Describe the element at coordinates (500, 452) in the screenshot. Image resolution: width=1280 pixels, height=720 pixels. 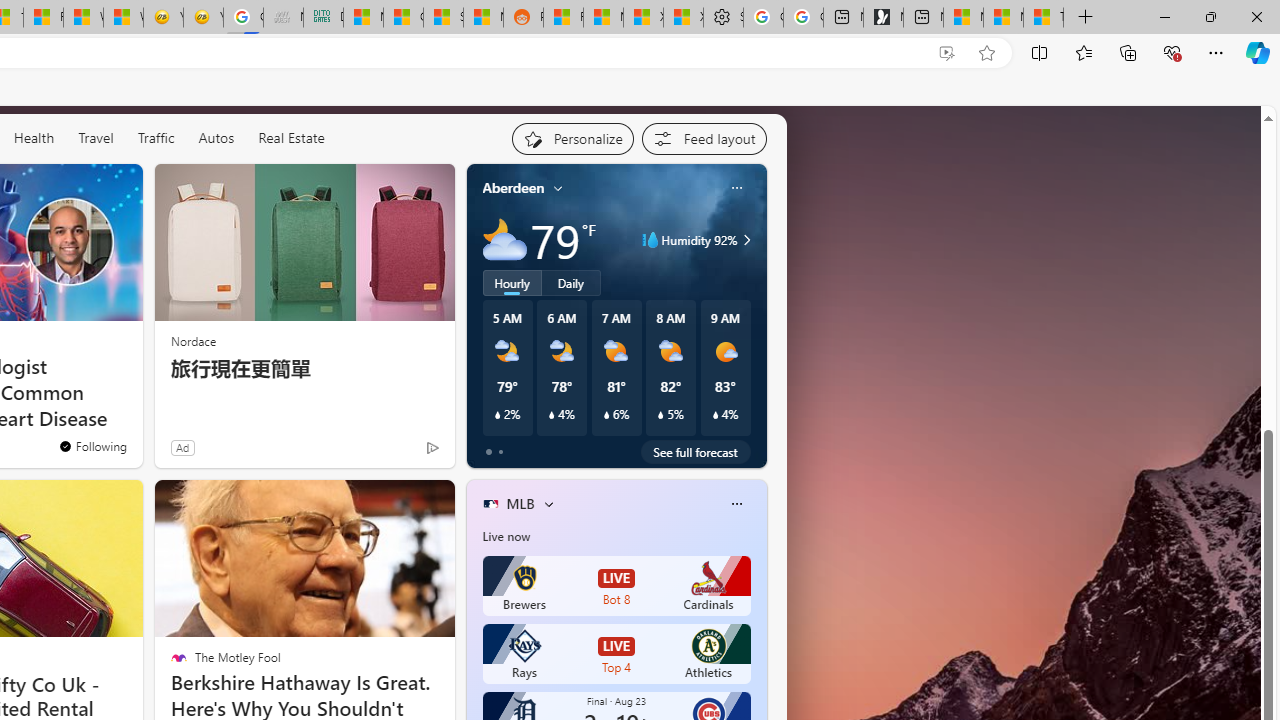
I see `'tab-1'` at that location.